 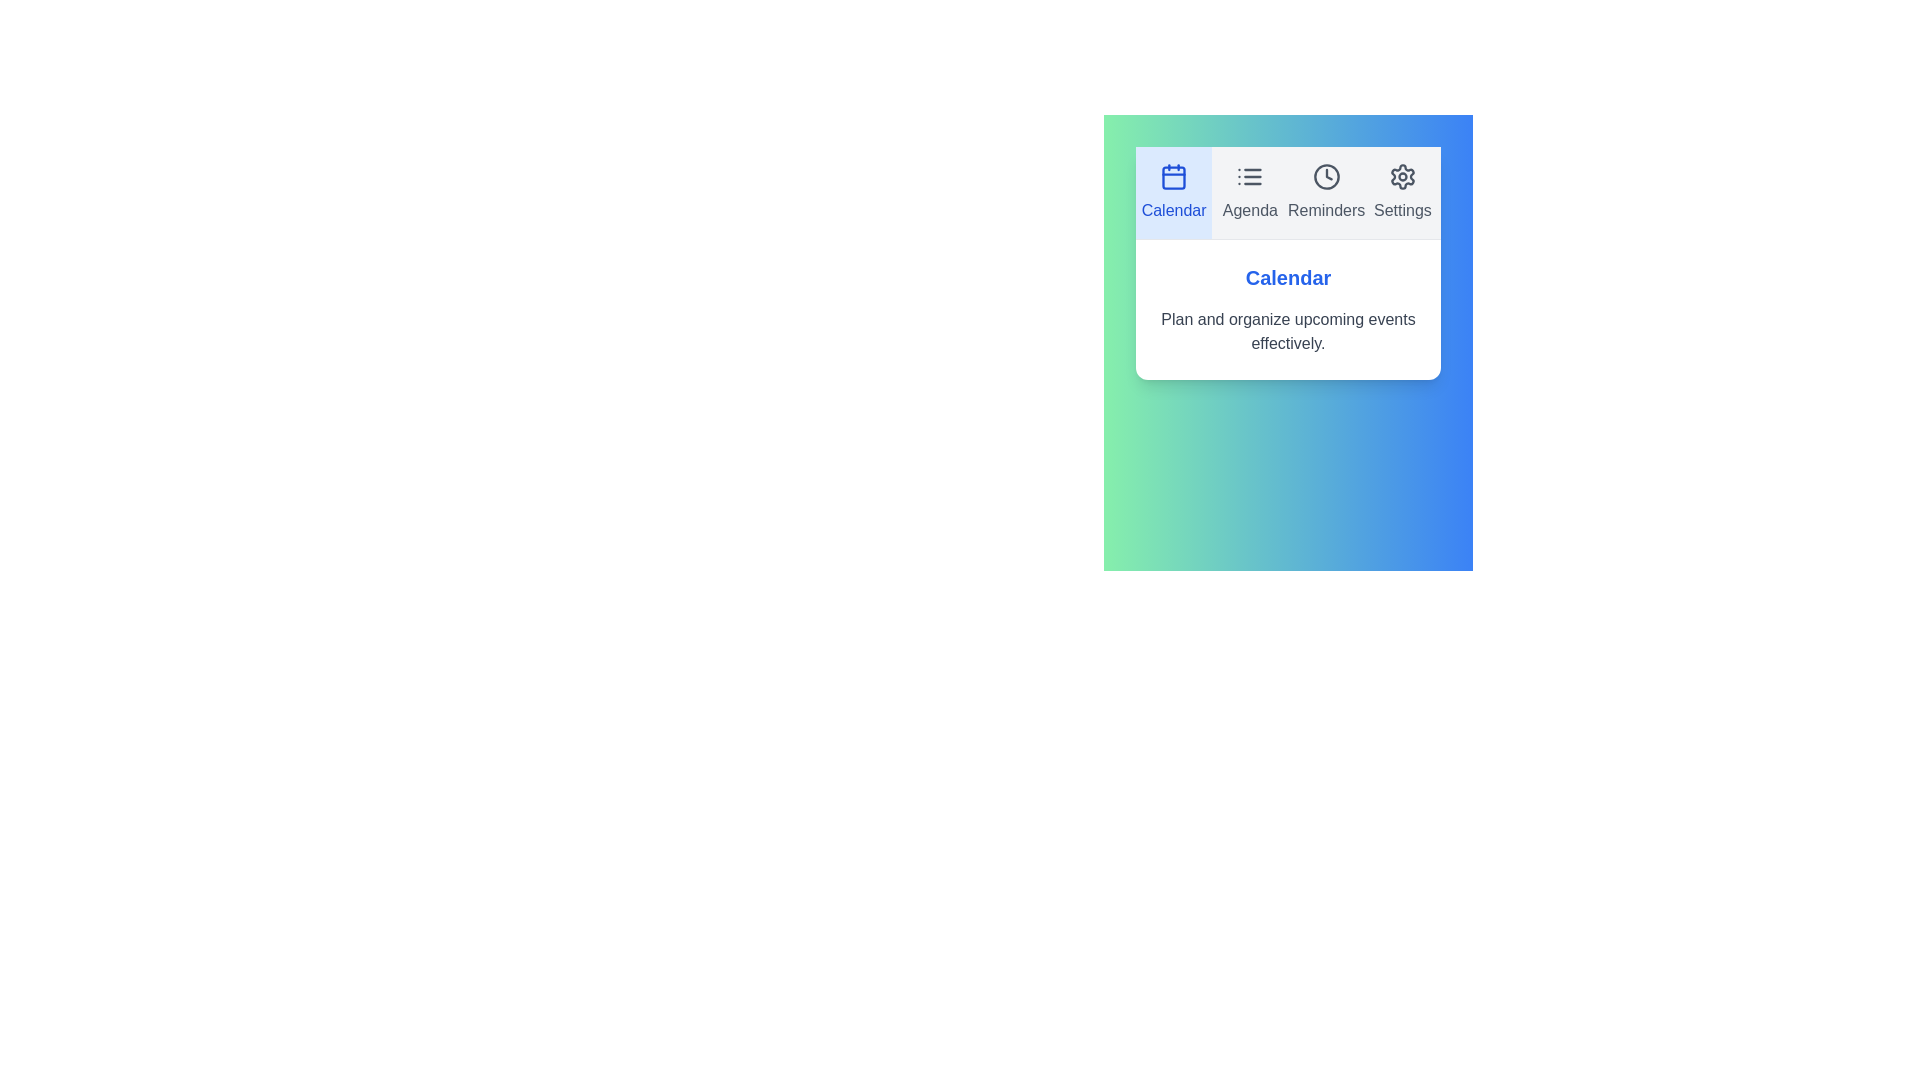 I want to click on the Calendar tab to view its content, so click(x=1174, y=192).